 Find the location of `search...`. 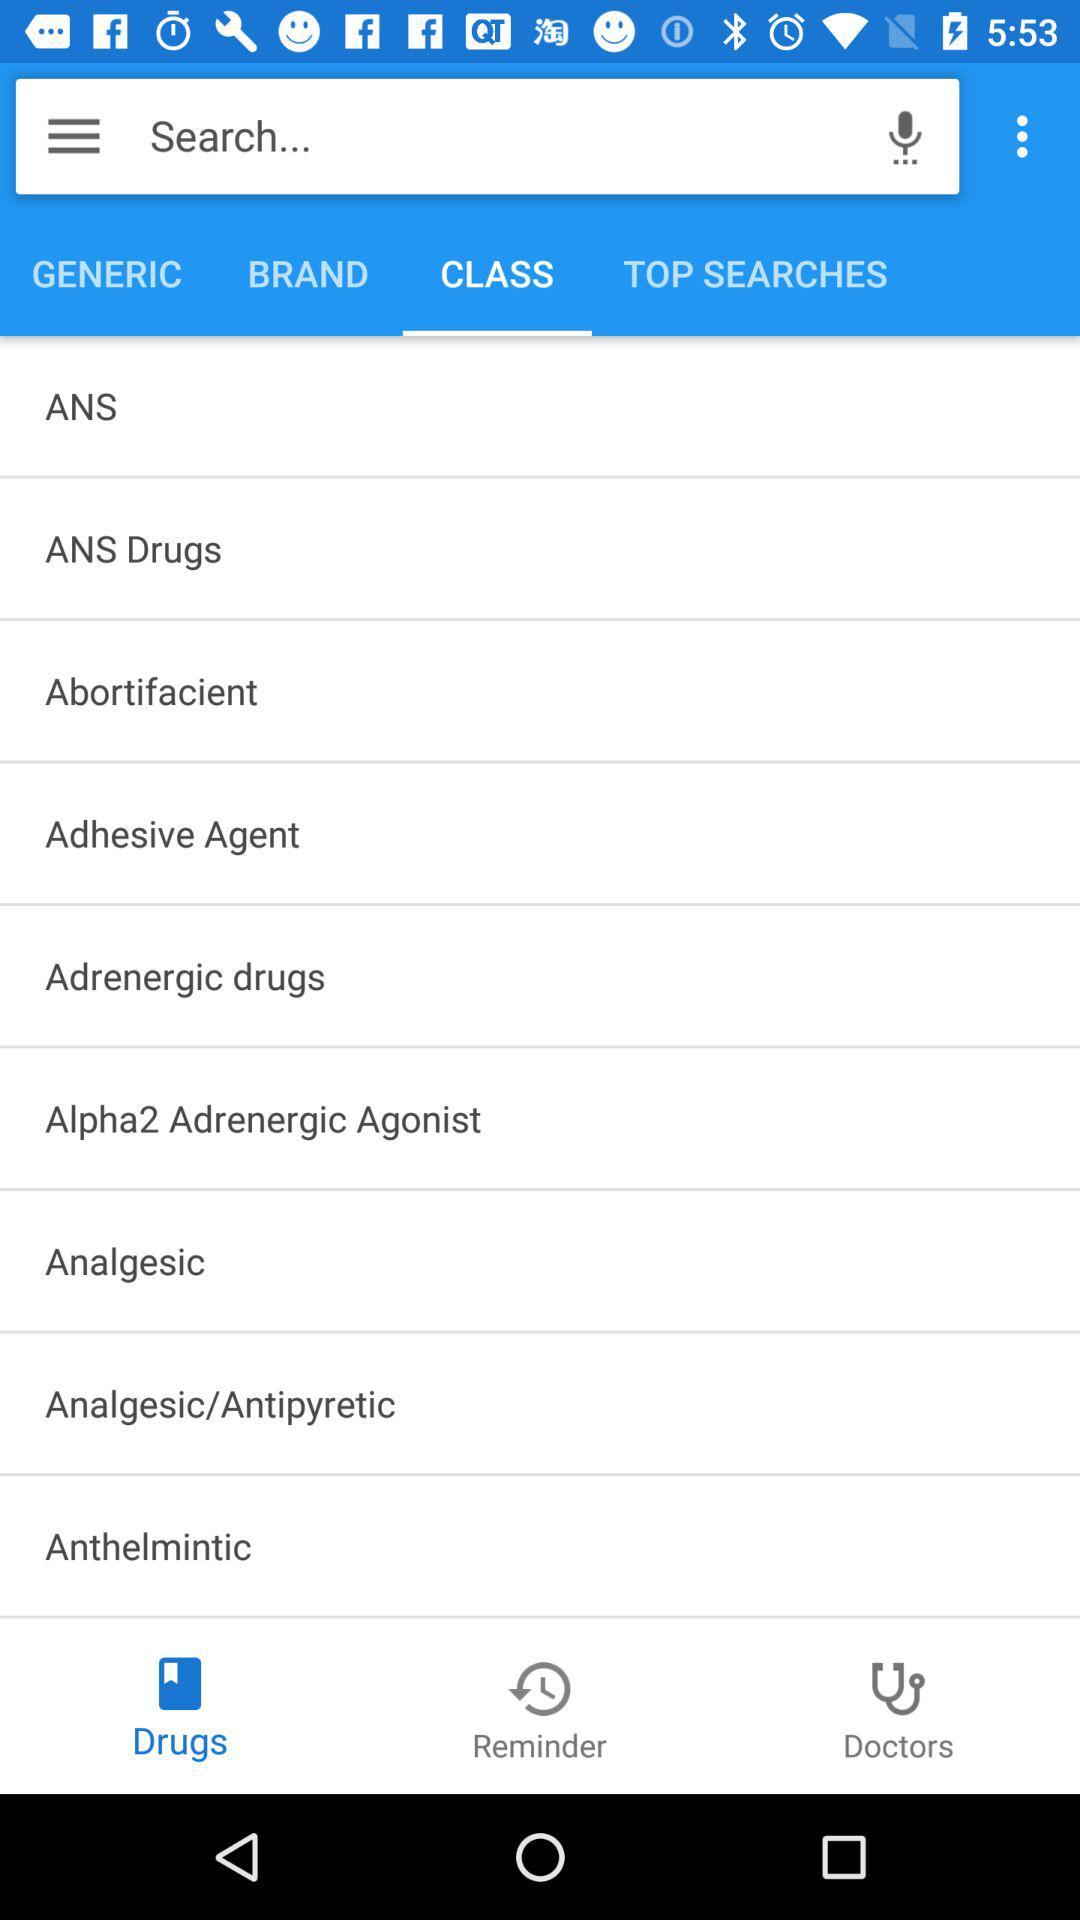

search... is located at coordinates (504, 135).